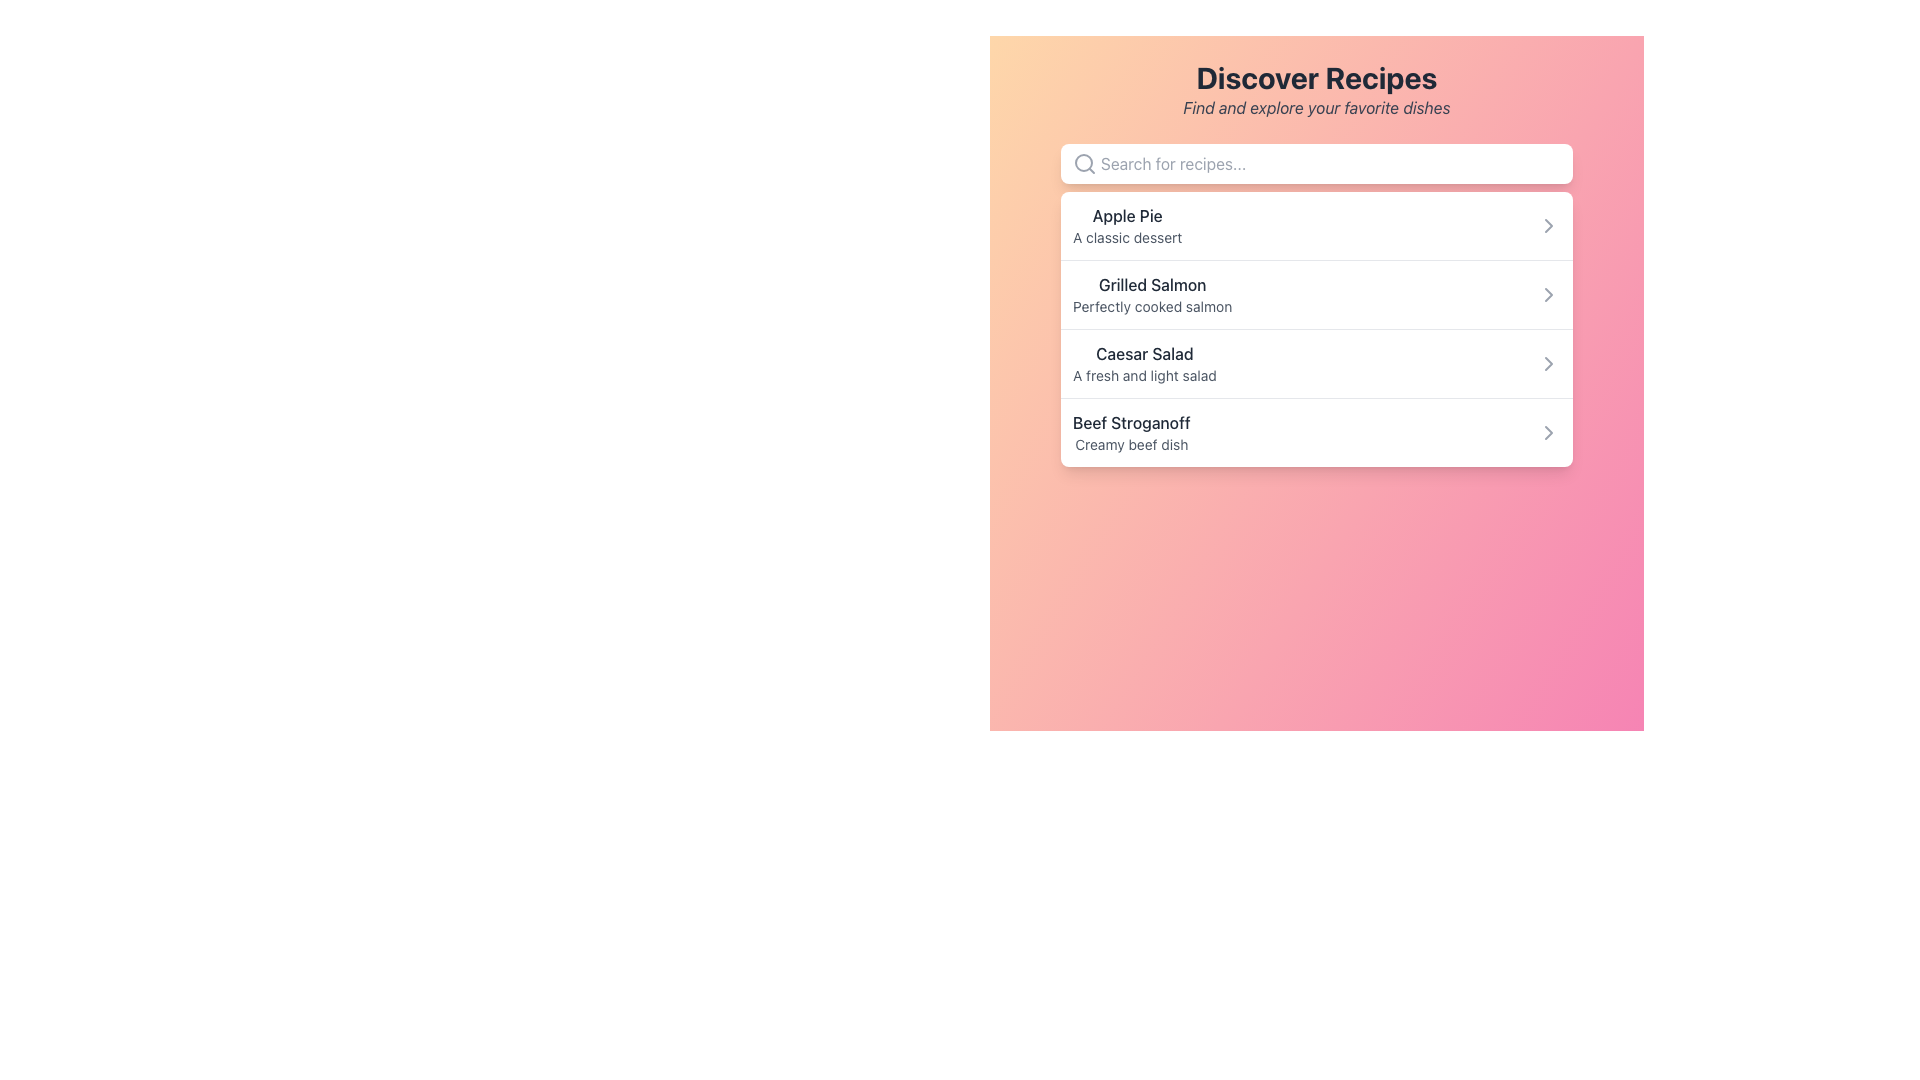 The width and height of the screenshot is (1920, 1080). What do you see at coordinates (1083, 161) in the screenshot?
I see `the circular shape that represents the outer rim of the magnifying glass icon located inside the search input field at the top left` at bounding box center [1083, 161].